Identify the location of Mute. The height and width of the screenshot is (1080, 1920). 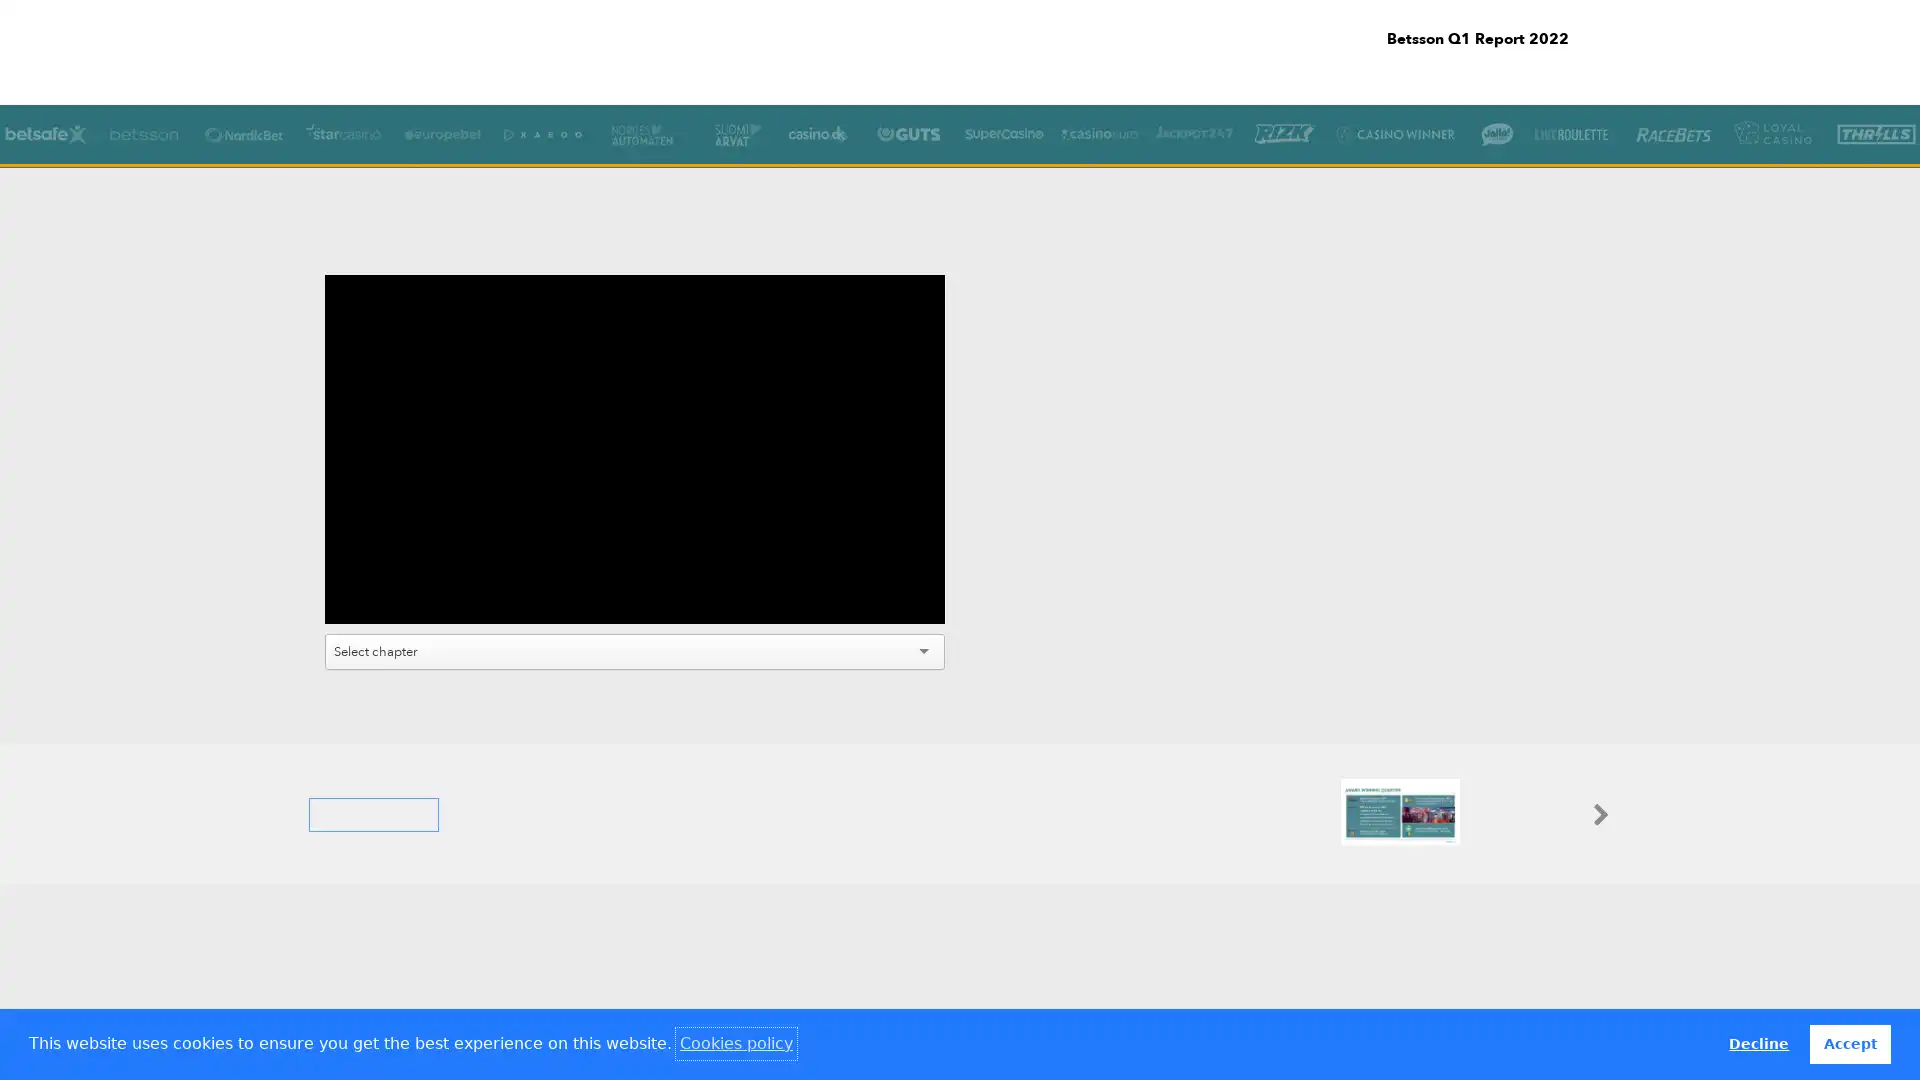
(384, 592).